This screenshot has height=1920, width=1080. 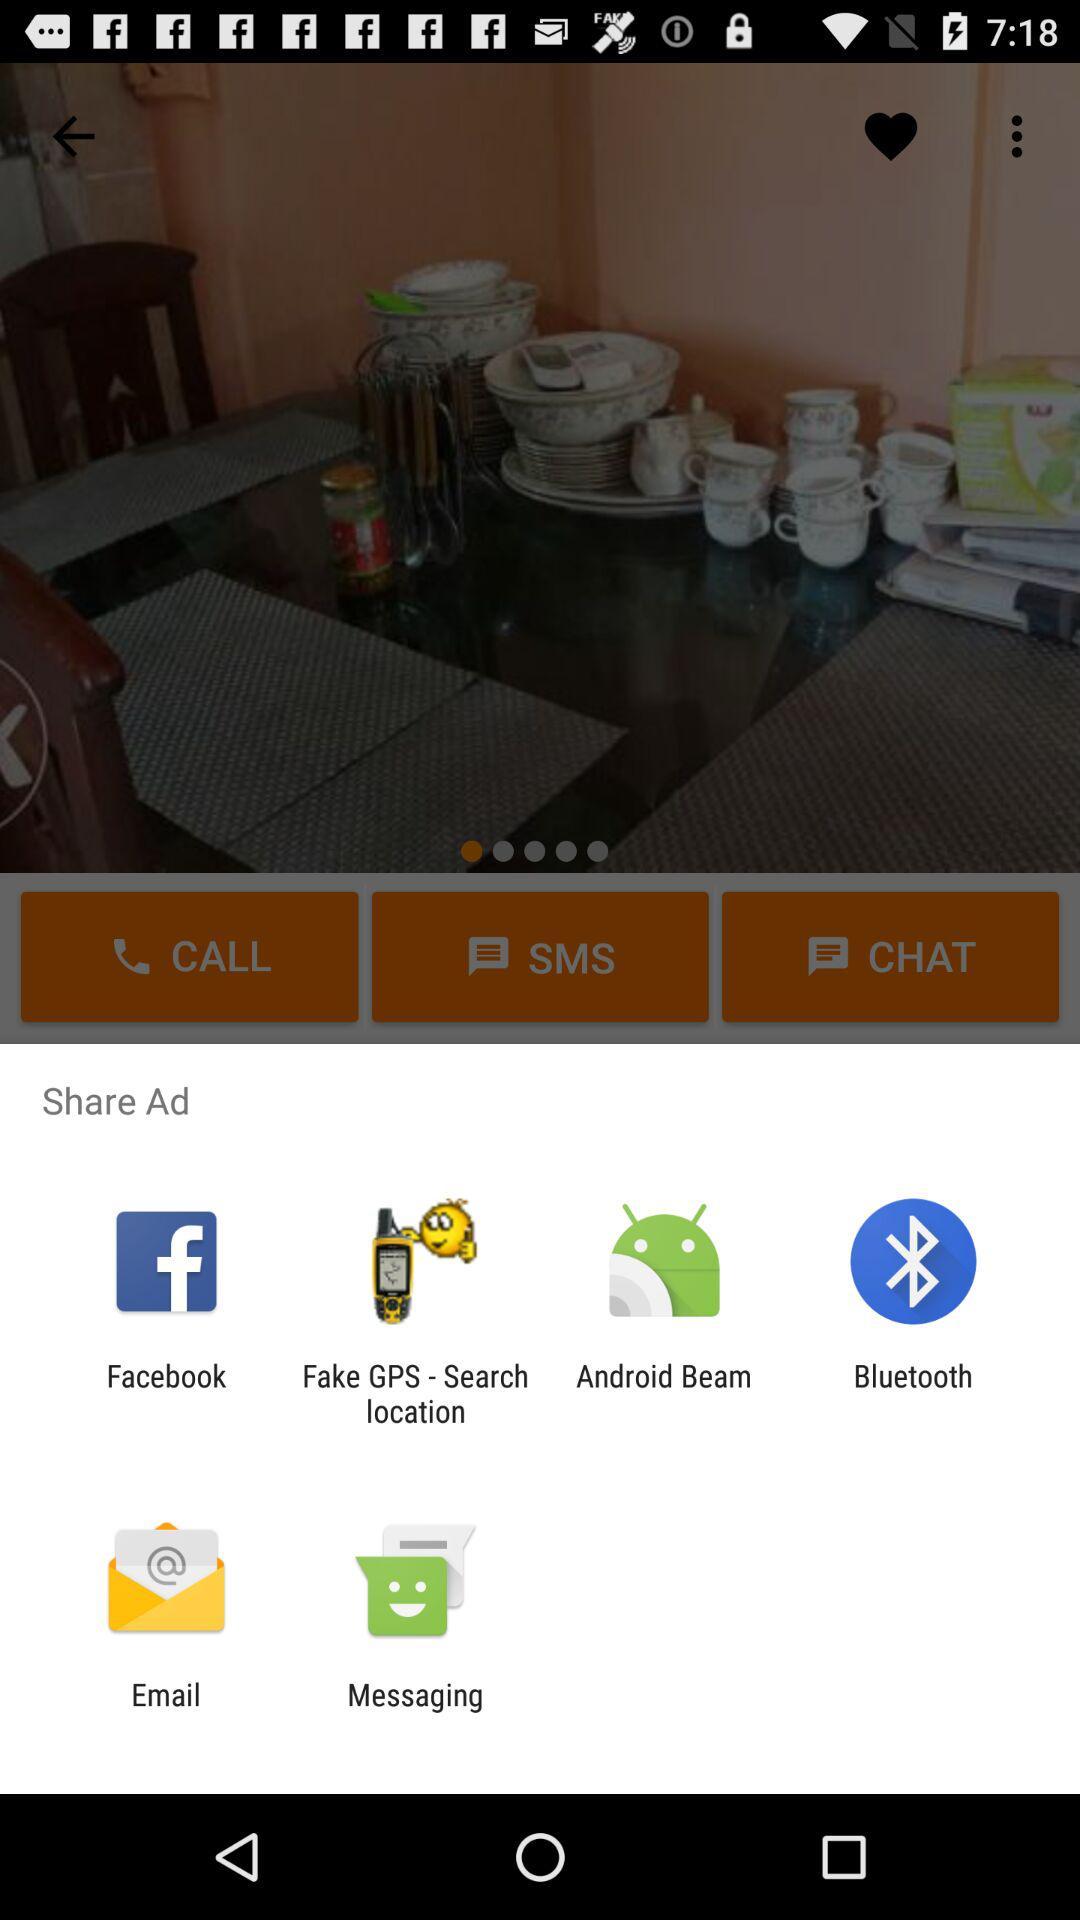 I want to click on android beam item, so click(x=664, y=1392).